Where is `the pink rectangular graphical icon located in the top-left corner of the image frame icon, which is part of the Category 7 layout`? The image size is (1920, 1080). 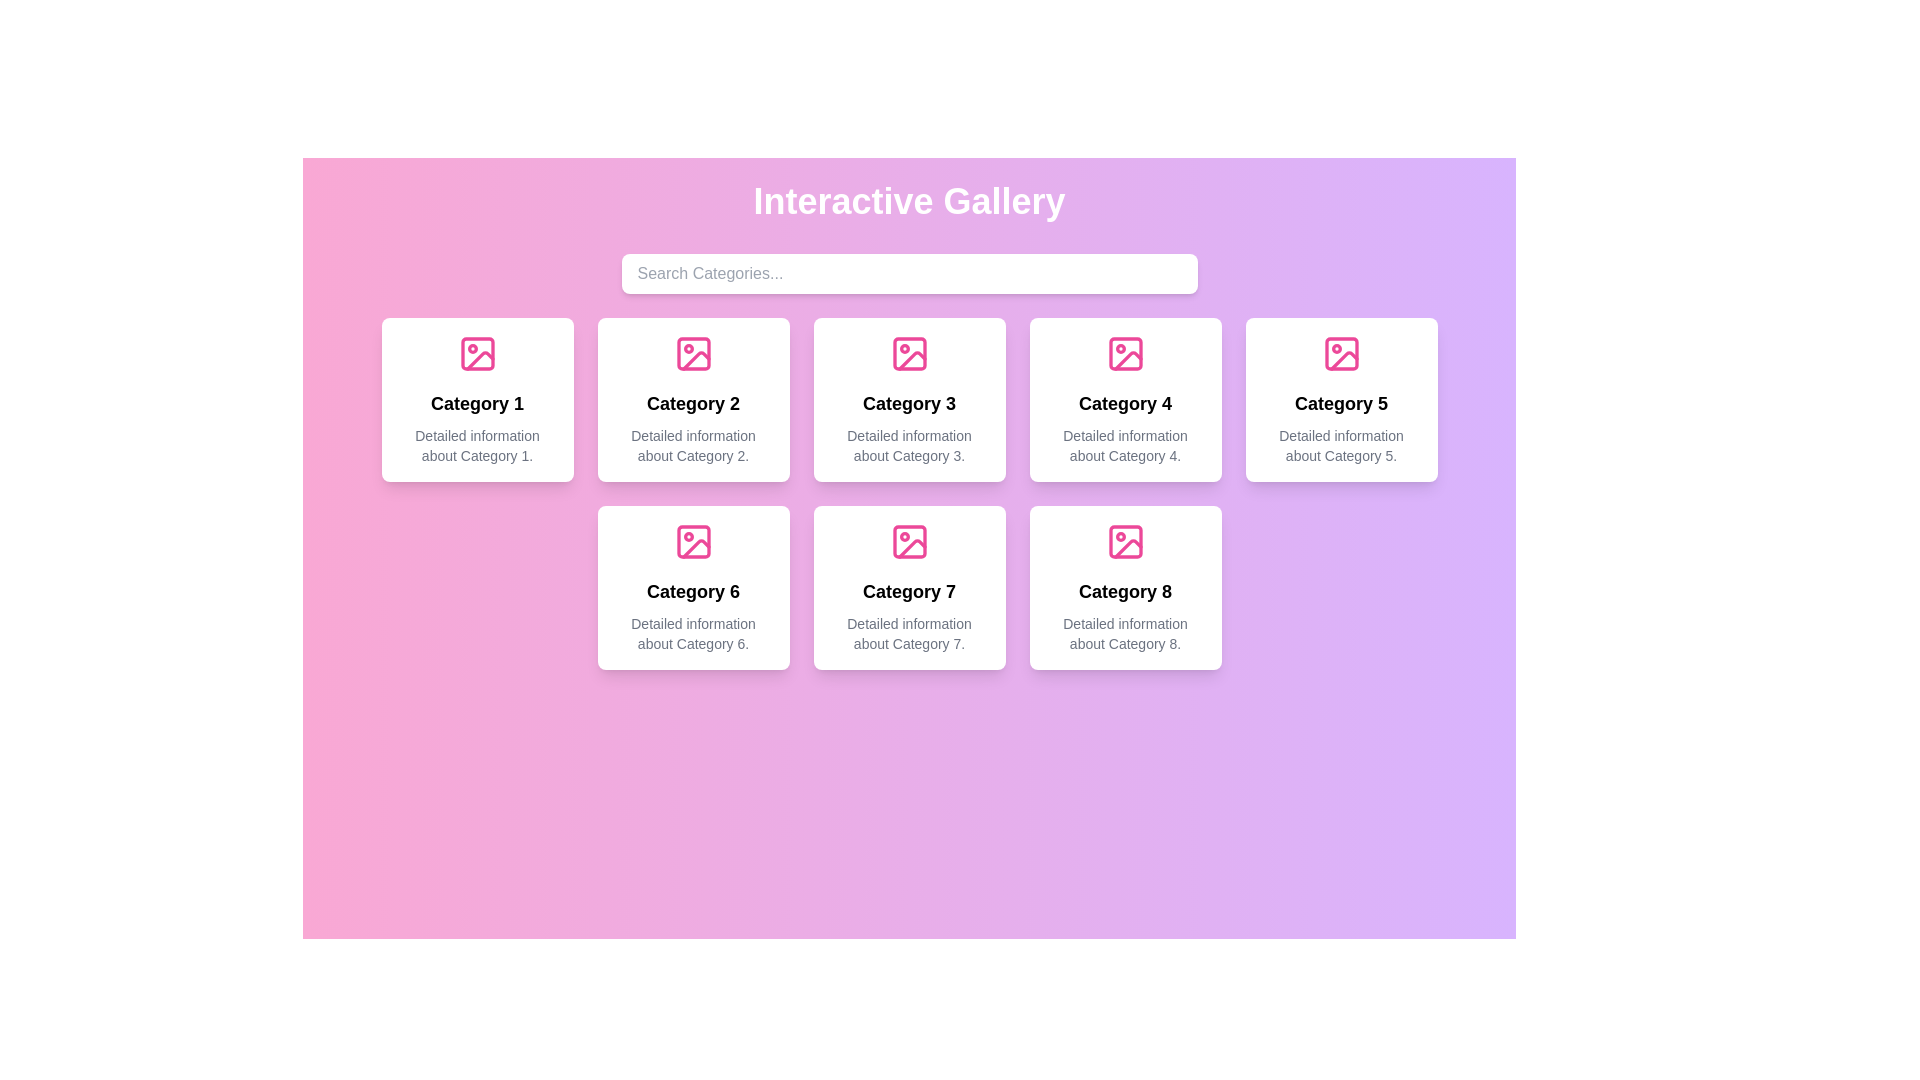
the pink rectangular graphical icon located in the top-left corner of the image frame icon, which is part of the Category 7 layout is located at coordinates (908, 542).